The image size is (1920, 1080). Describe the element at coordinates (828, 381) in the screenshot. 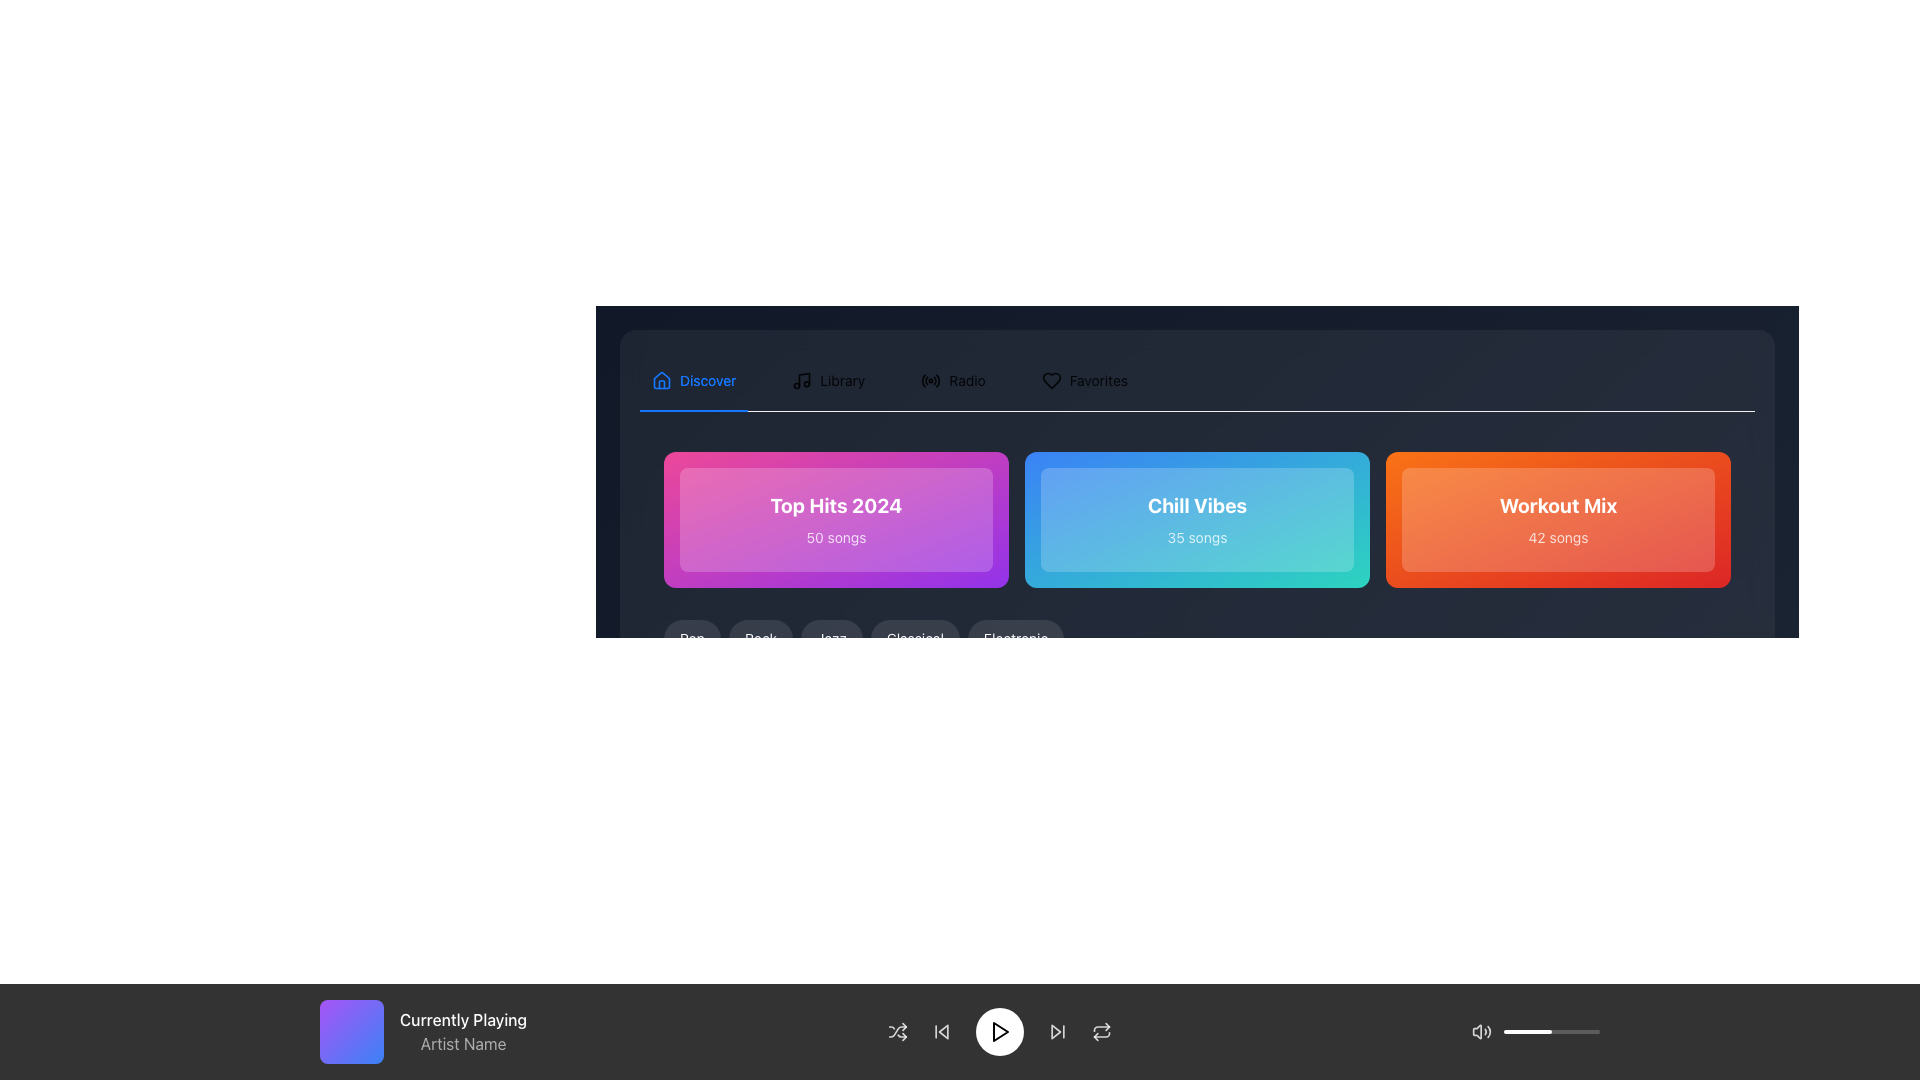

I see `the Library tab in the navigation bar` at that location.